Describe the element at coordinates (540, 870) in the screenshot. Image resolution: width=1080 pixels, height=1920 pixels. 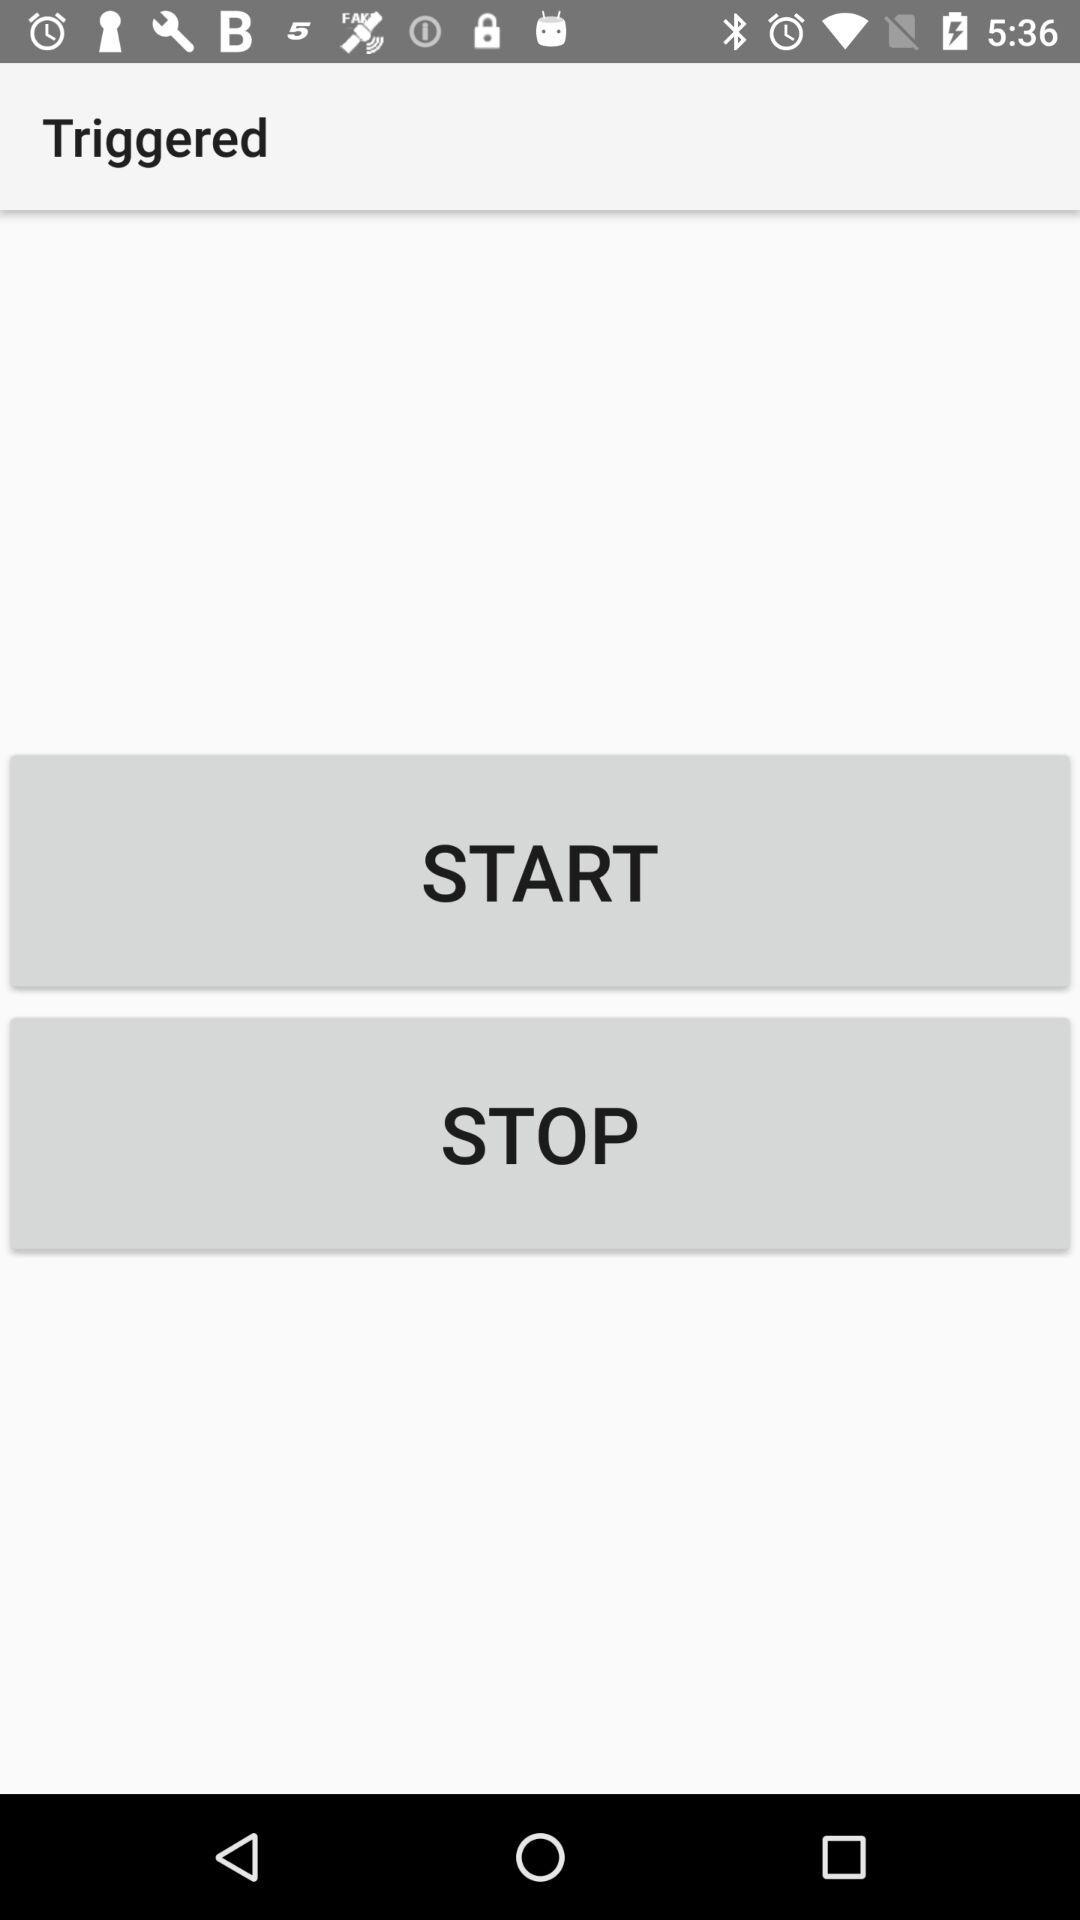
I see `the start icon` at that location.